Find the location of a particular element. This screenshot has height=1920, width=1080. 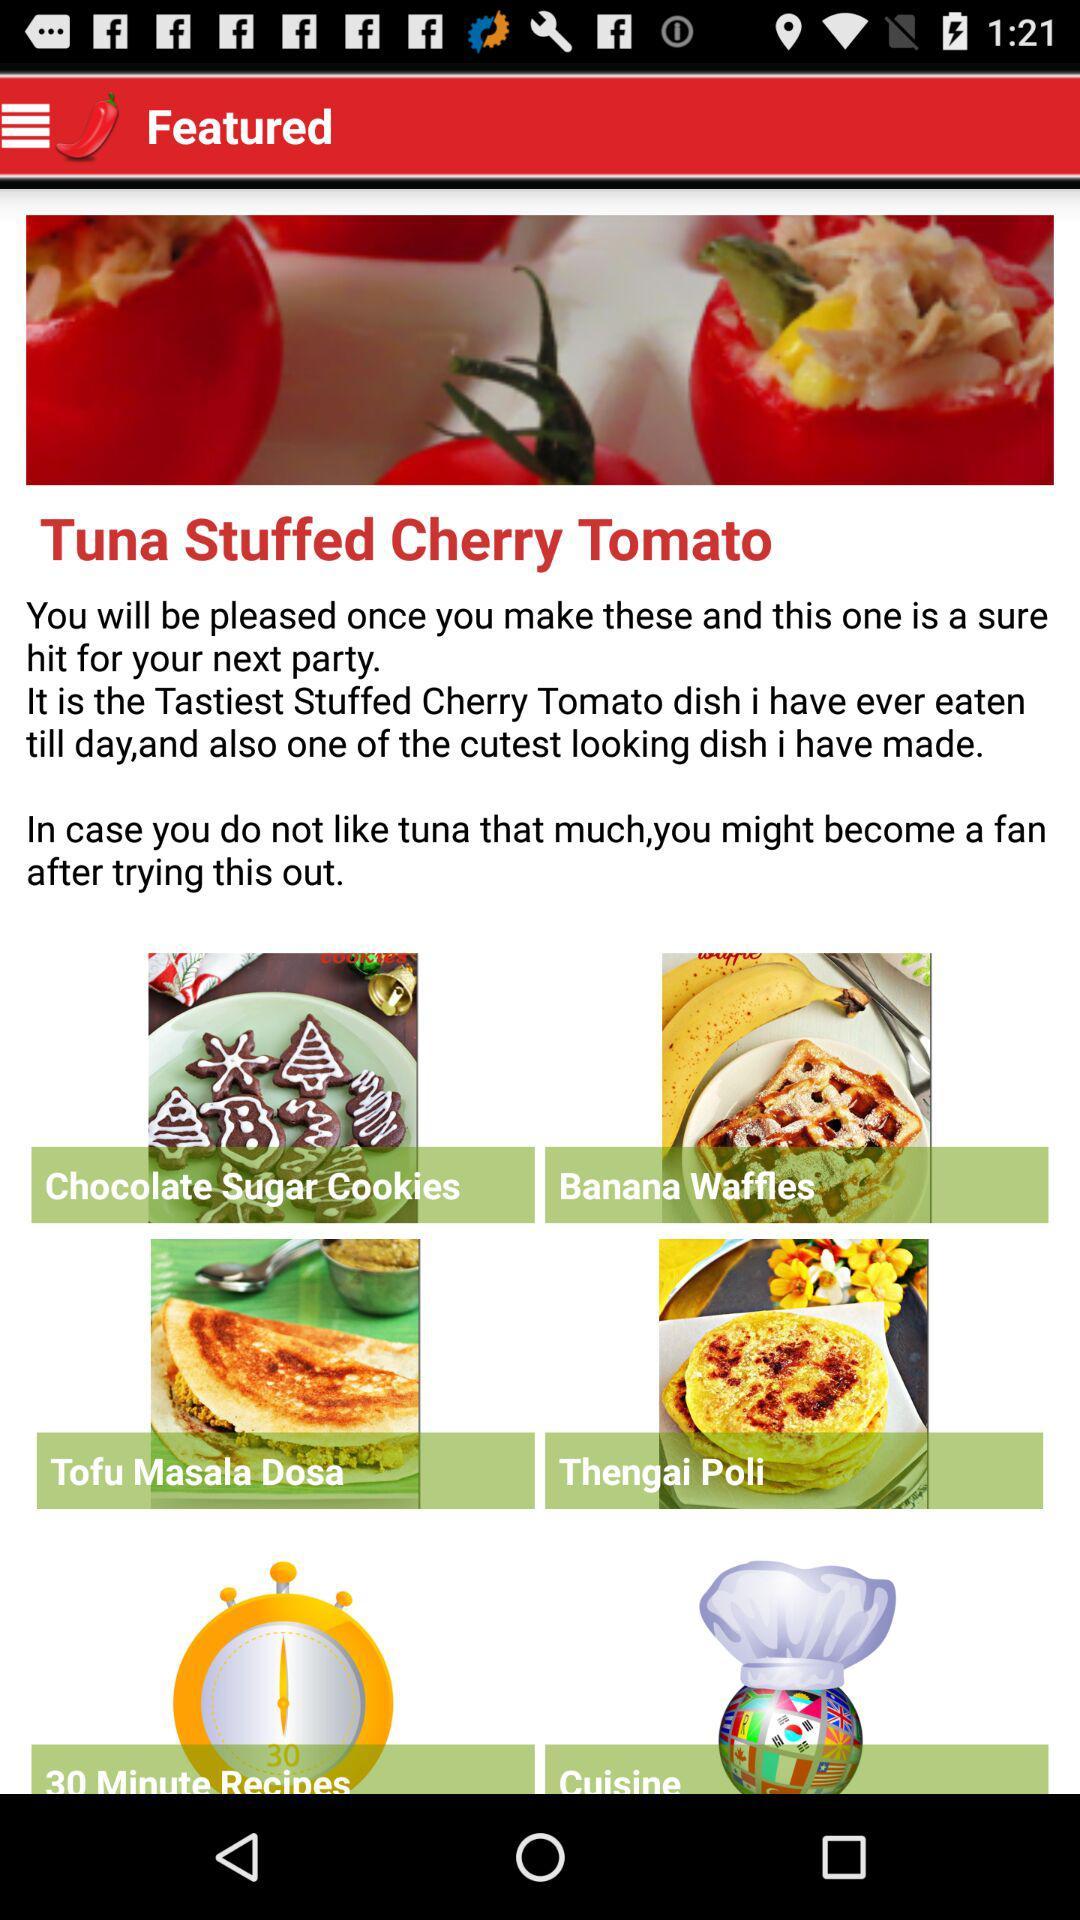

recipe is located at coordinates (795, 1087).